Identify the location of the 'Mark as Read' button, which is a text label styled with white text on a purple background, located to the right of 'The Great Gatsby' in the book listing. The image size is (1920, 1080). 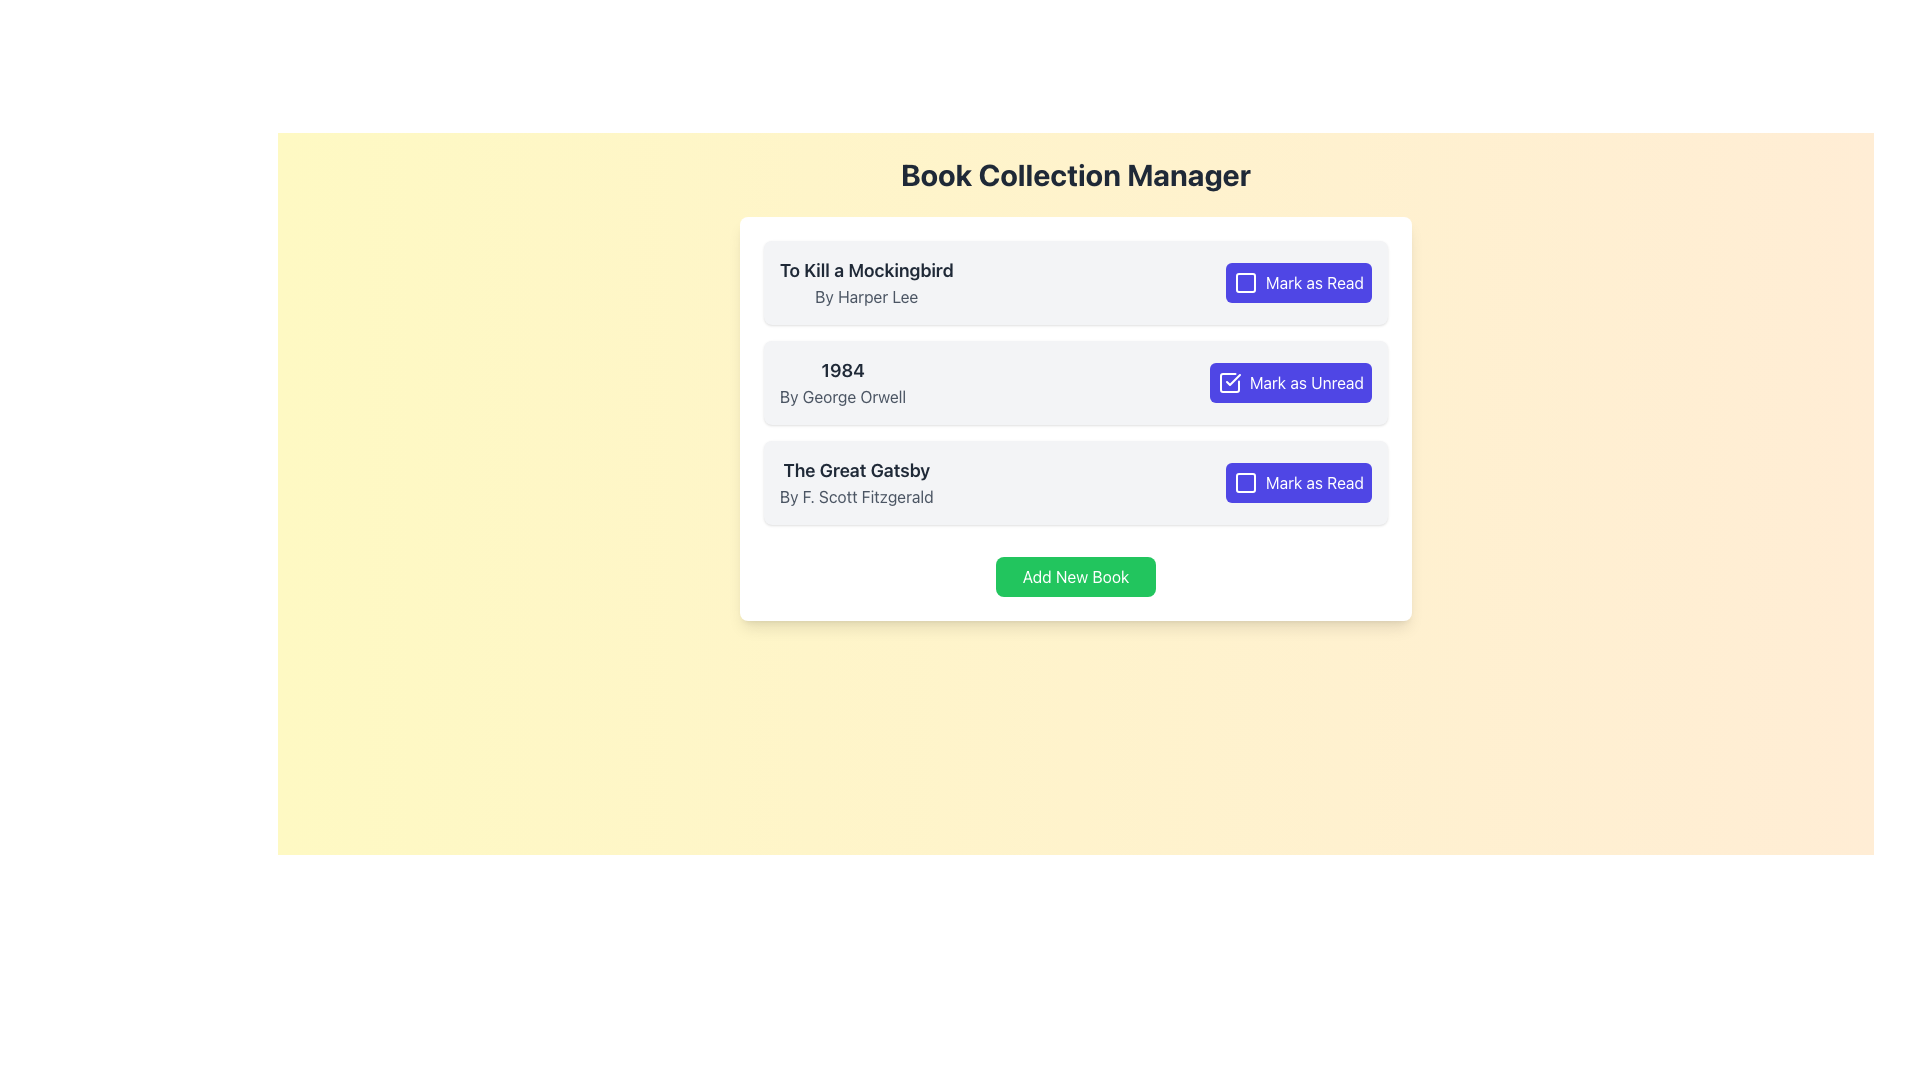
(1315, 482).